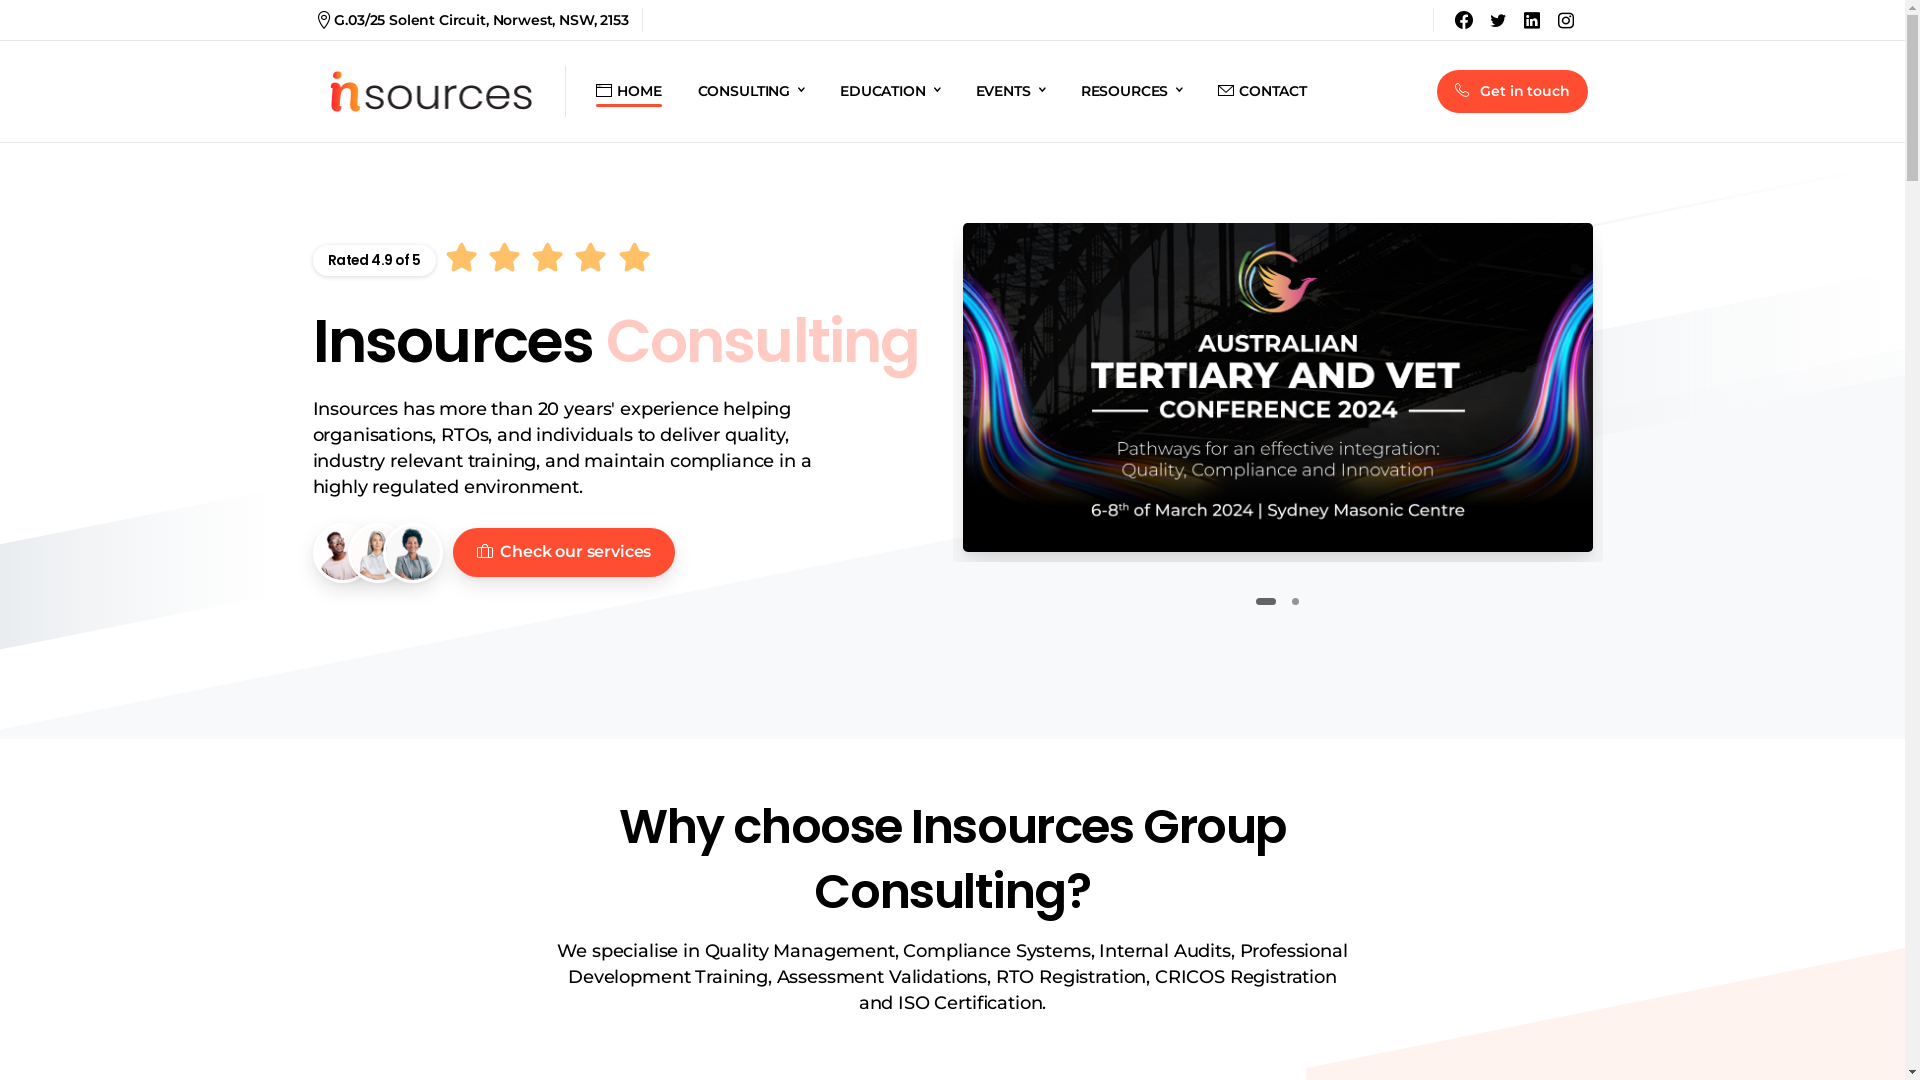  What do you see at coordinates (1010, 91) in the screenshot?
I see `'EVENTS'` at bounding box center [1010, 91].